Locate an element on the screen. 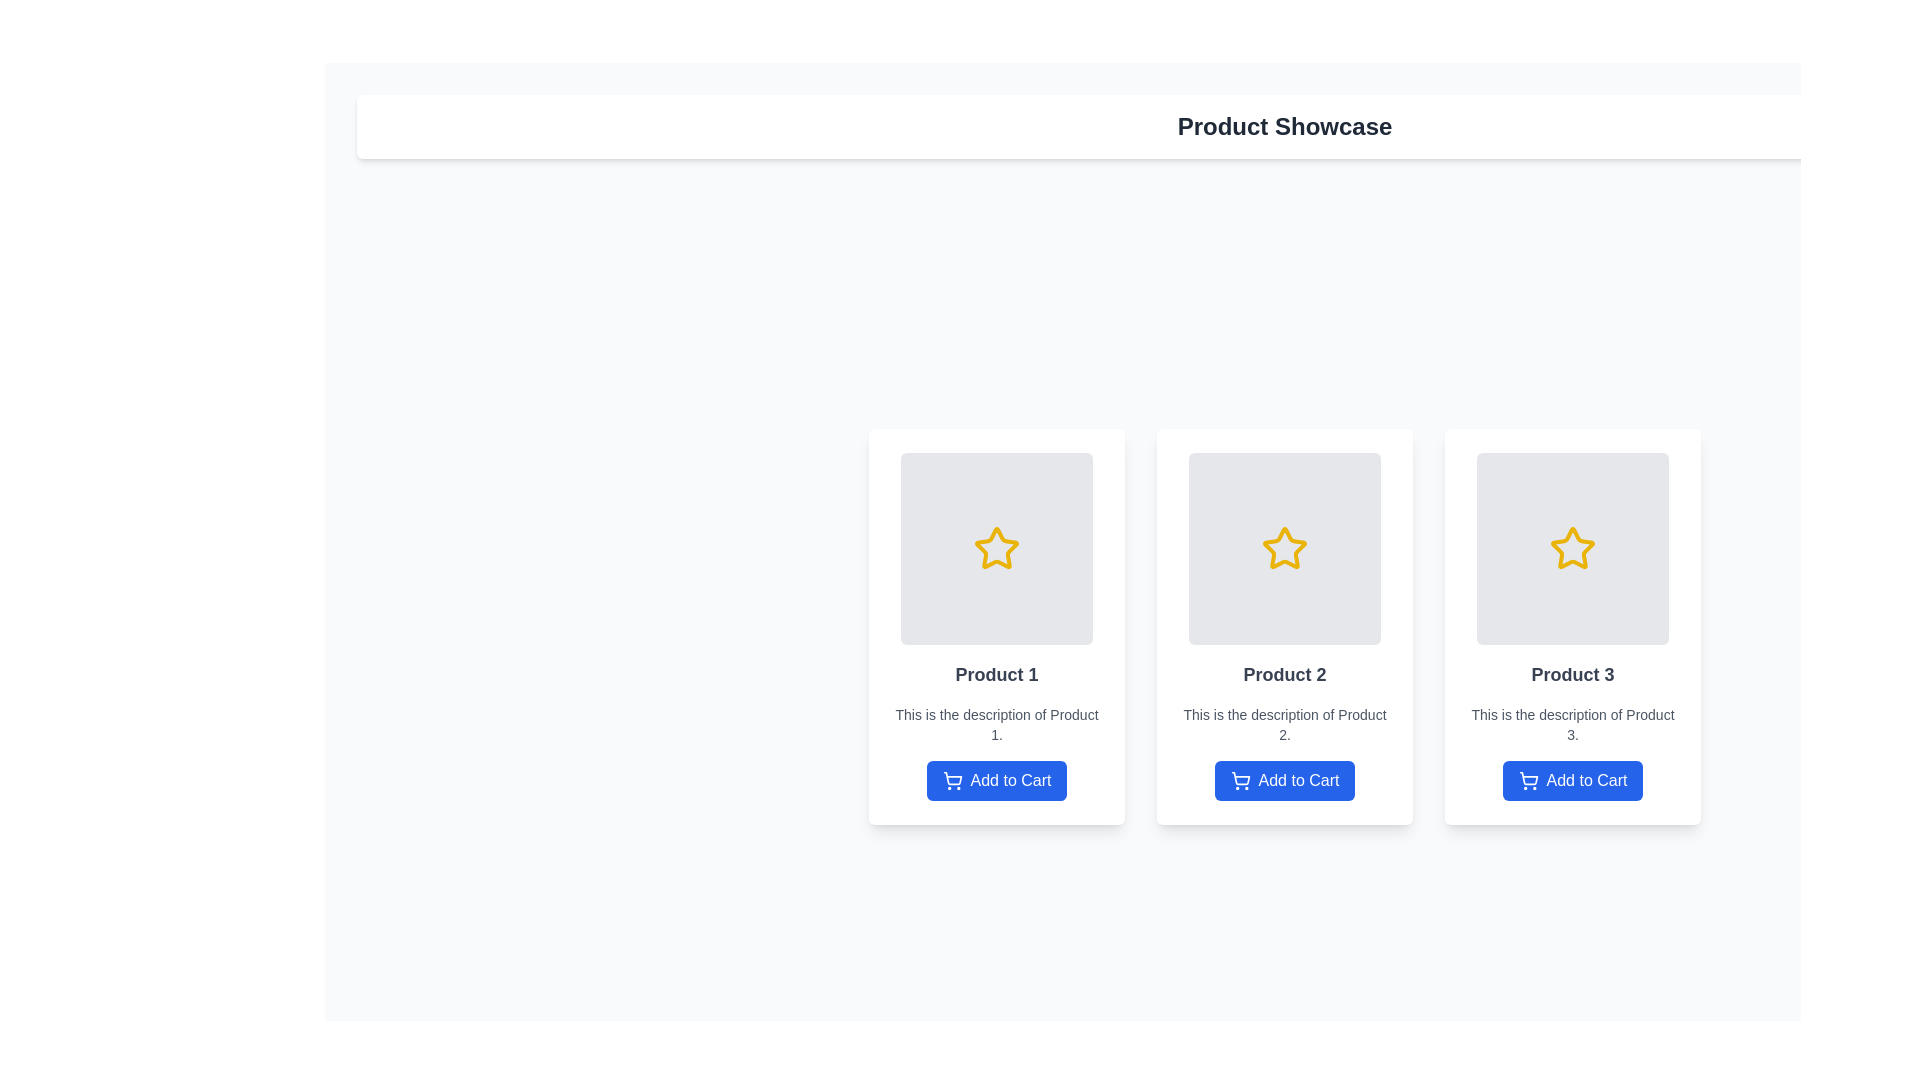 Image resolution: width=1920 pixels, height=1080 pixels. the short text description reading 'This is the description of Product 1.' which is located below the 'Product 1' title and above the blue 'Add to Cart' button is located at coordinates (997, 725).